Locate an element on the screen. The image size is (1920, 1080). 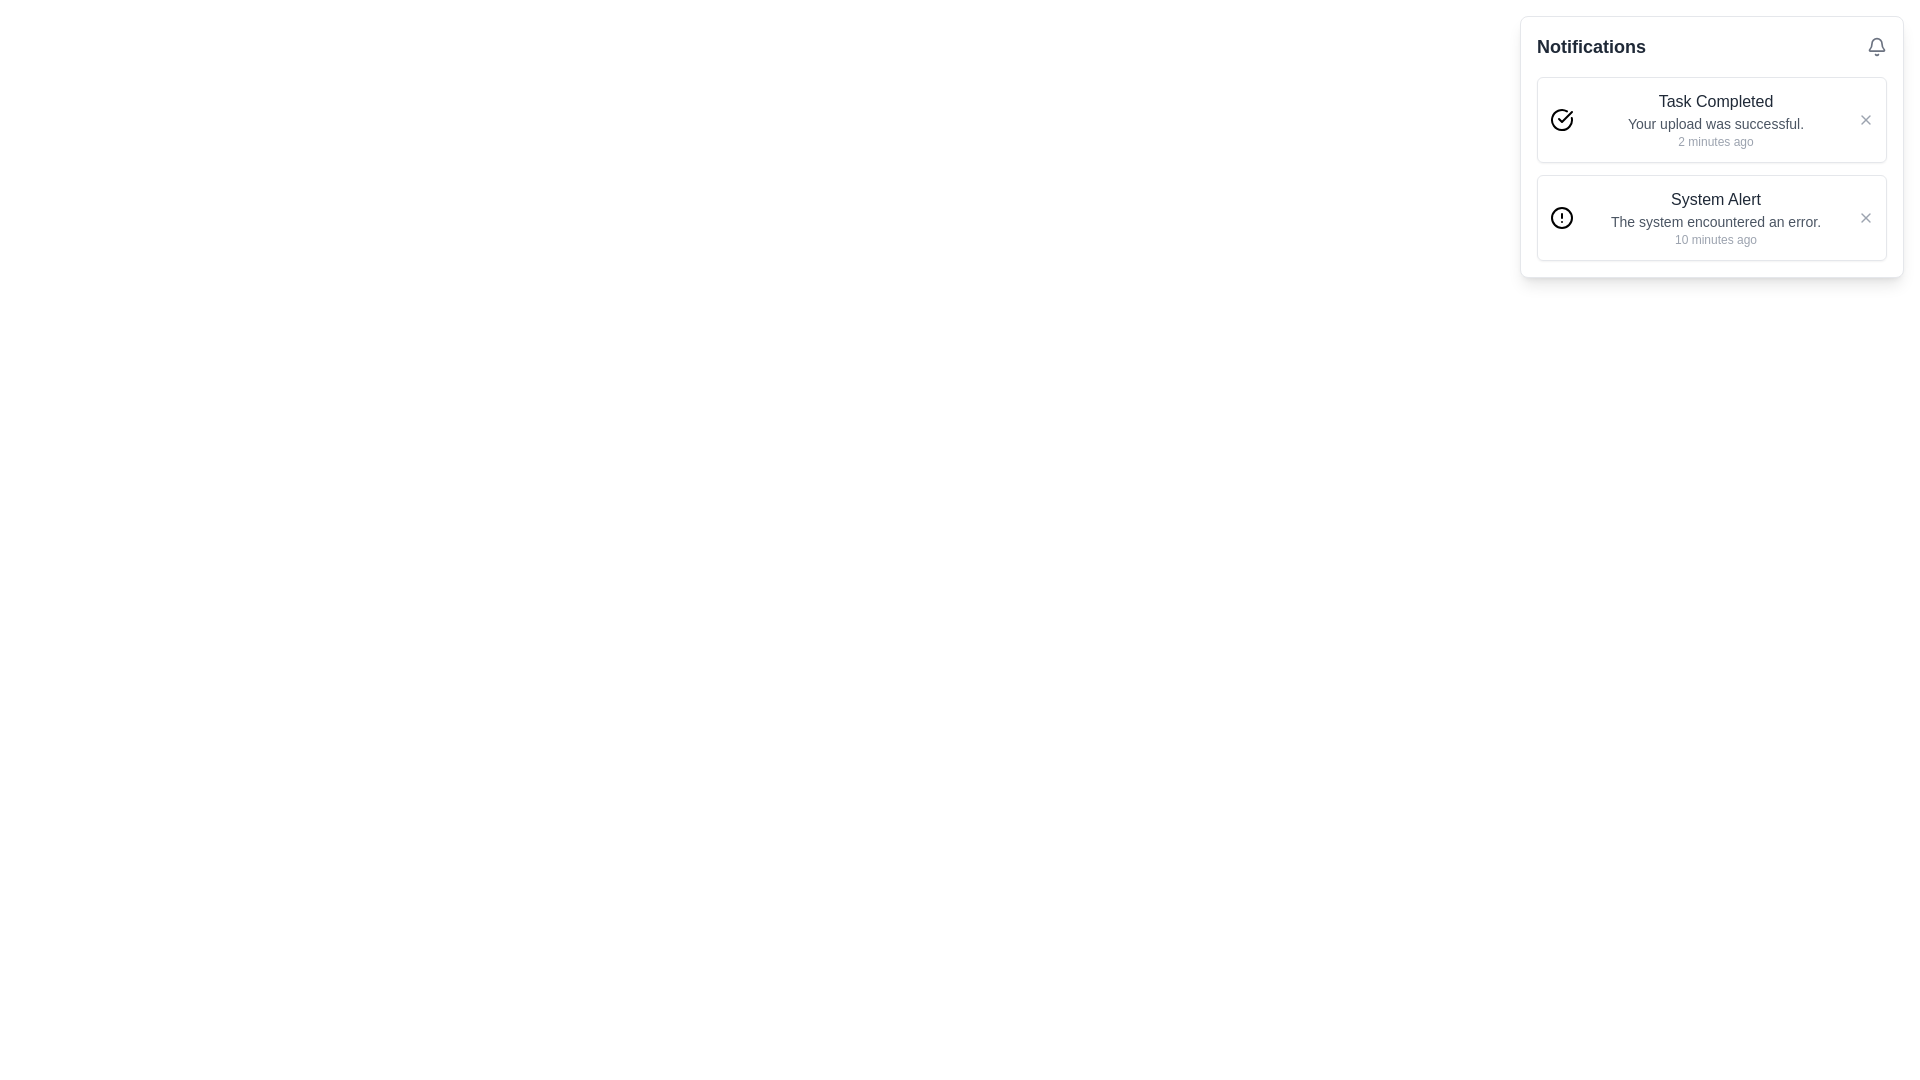
the text label displaying '2 minutes ago' in light gray color, located within the 'Task Completed' notification beneath 'Your upload was successful.' is located at coordinates (1715, 141).